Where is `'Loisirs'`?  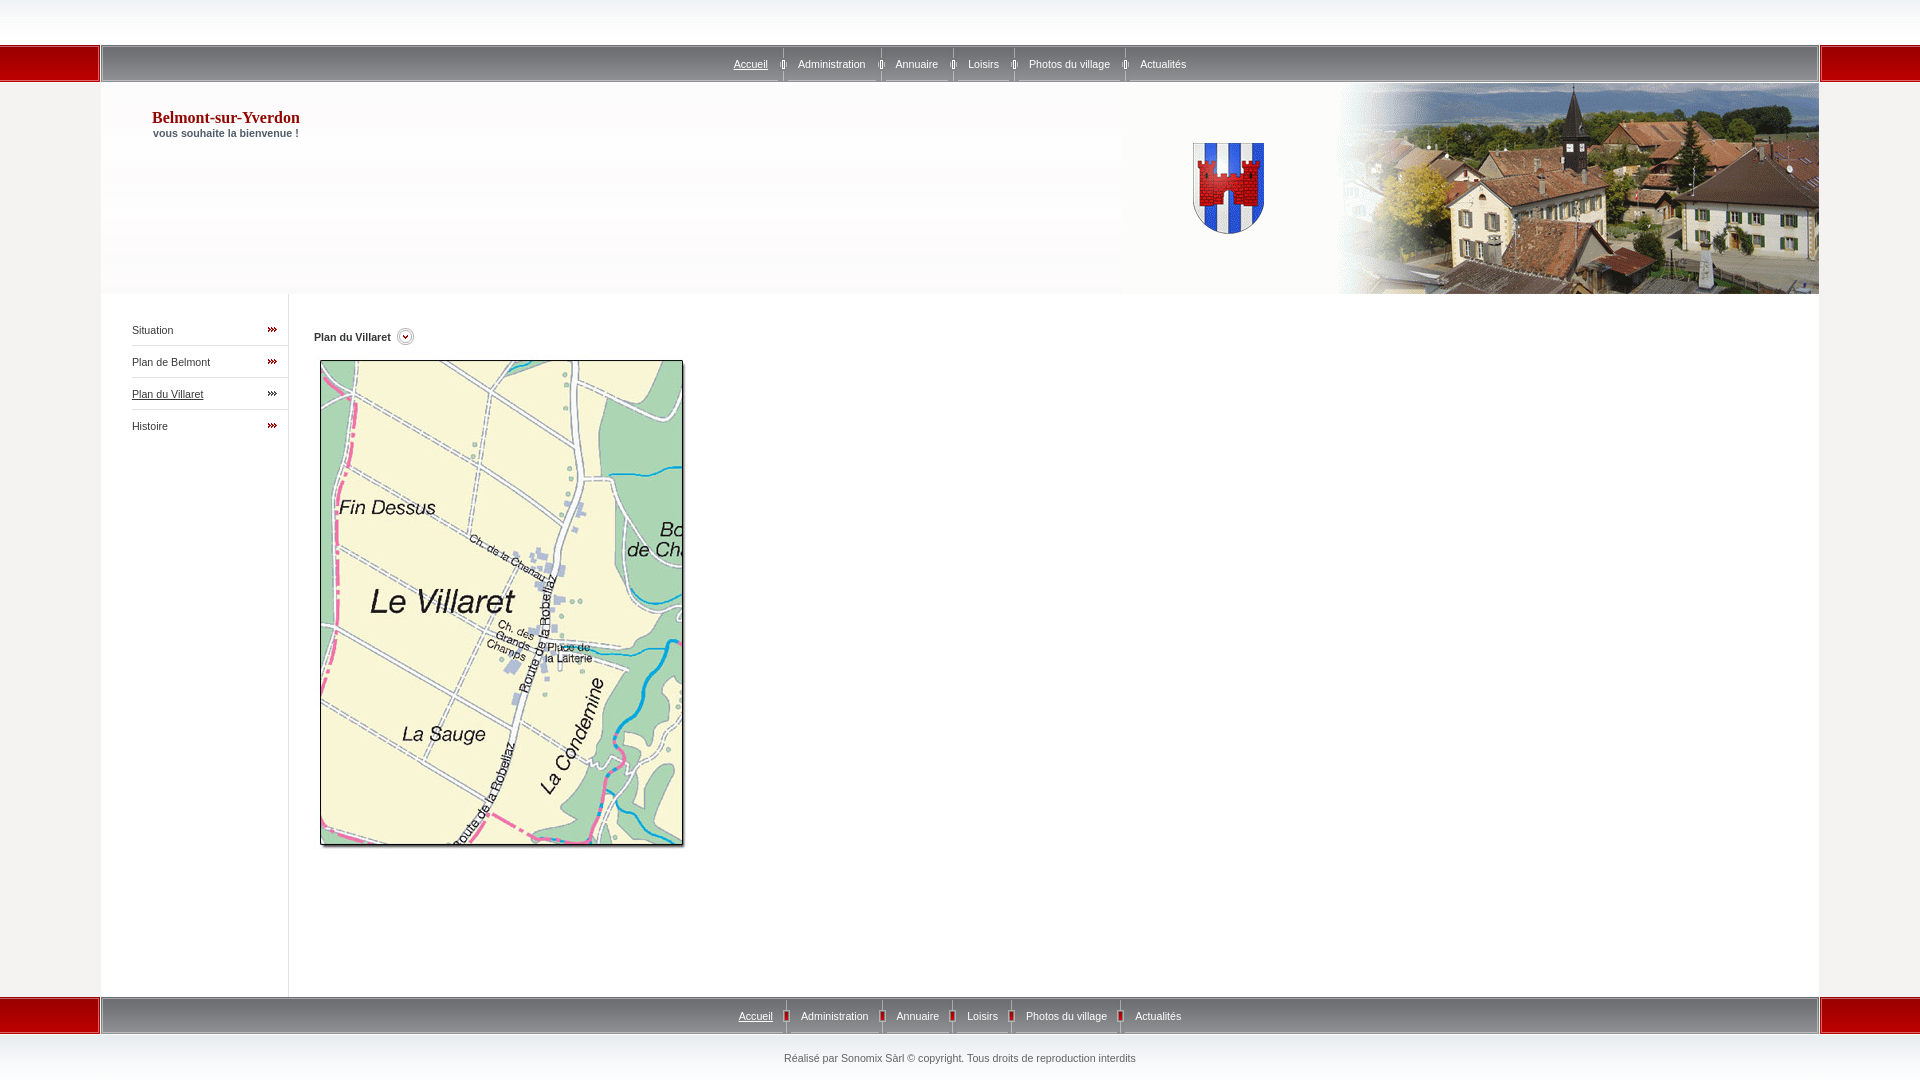 'Loisirs' is located at coordinates (982, 1015).